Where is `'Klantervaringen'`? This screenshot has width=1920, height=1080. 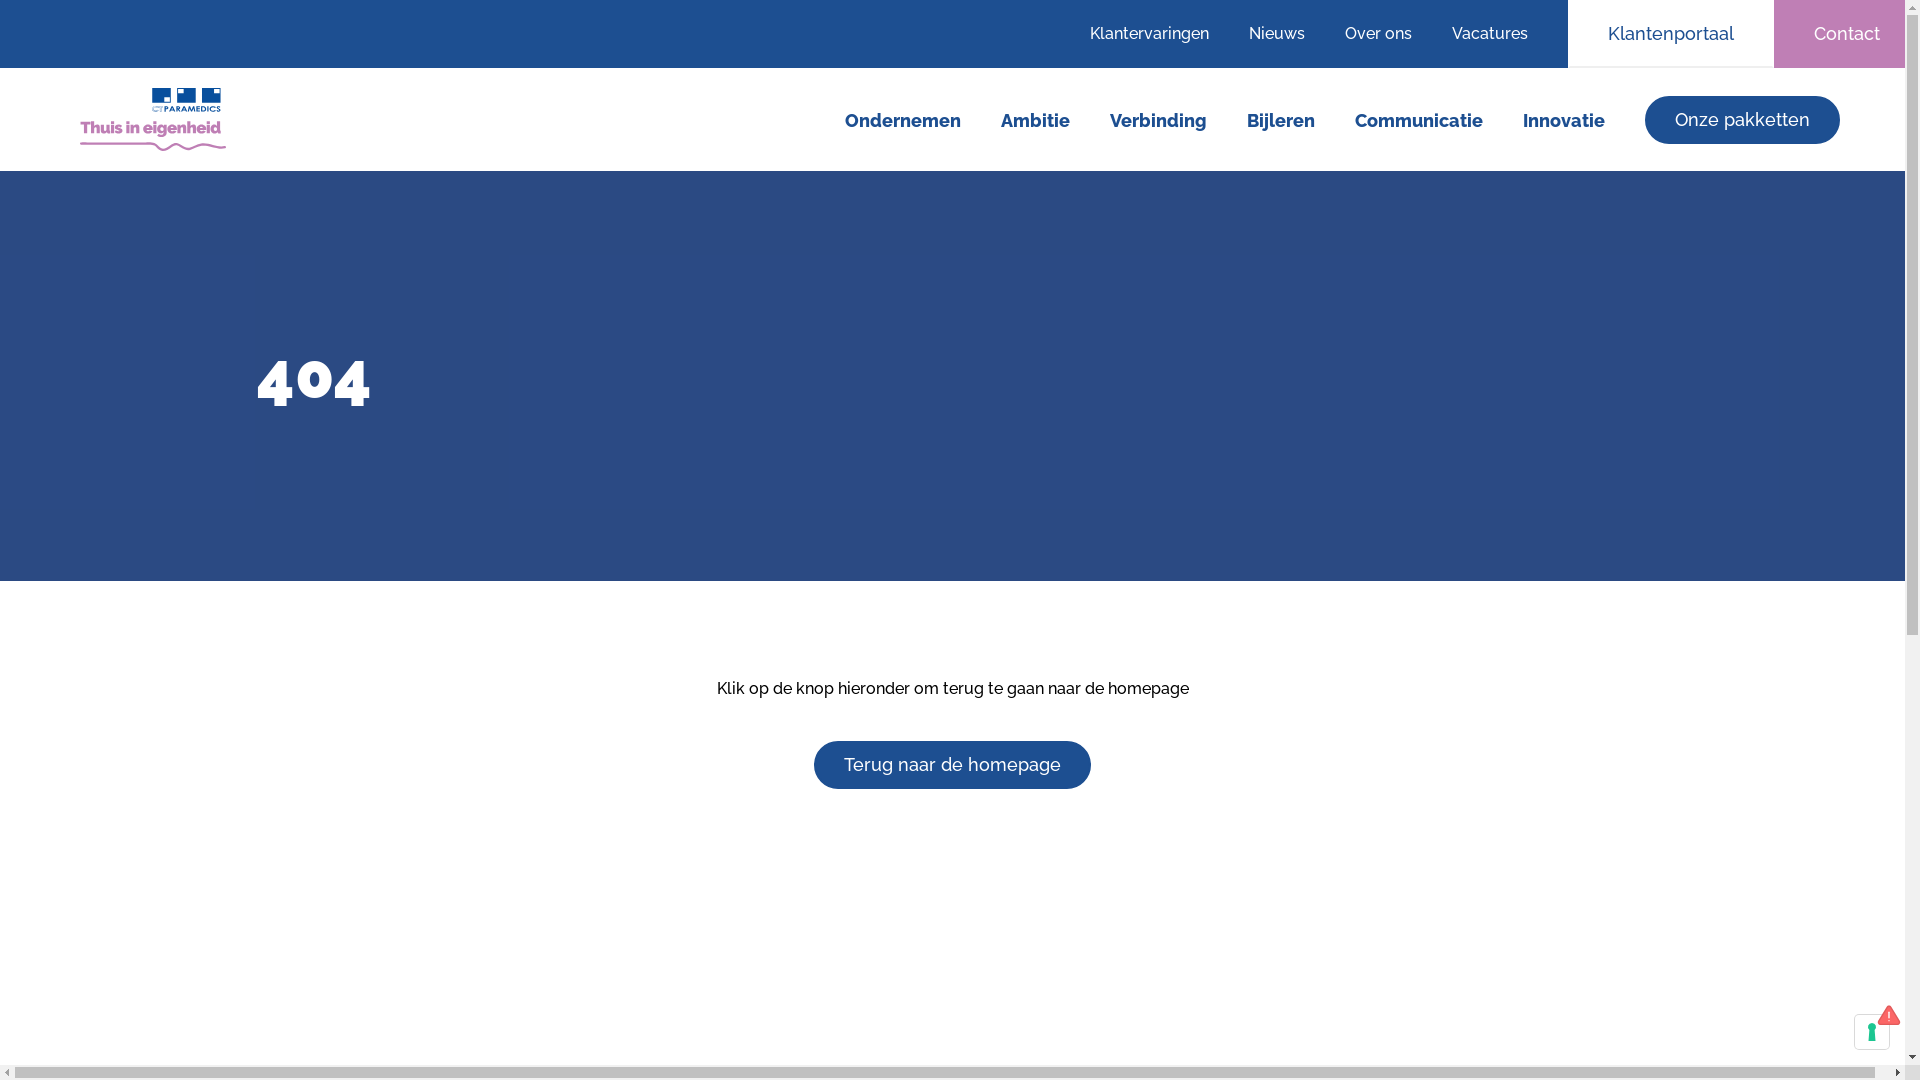
'Klantervaringen' is located at coordinates (1159, 34).